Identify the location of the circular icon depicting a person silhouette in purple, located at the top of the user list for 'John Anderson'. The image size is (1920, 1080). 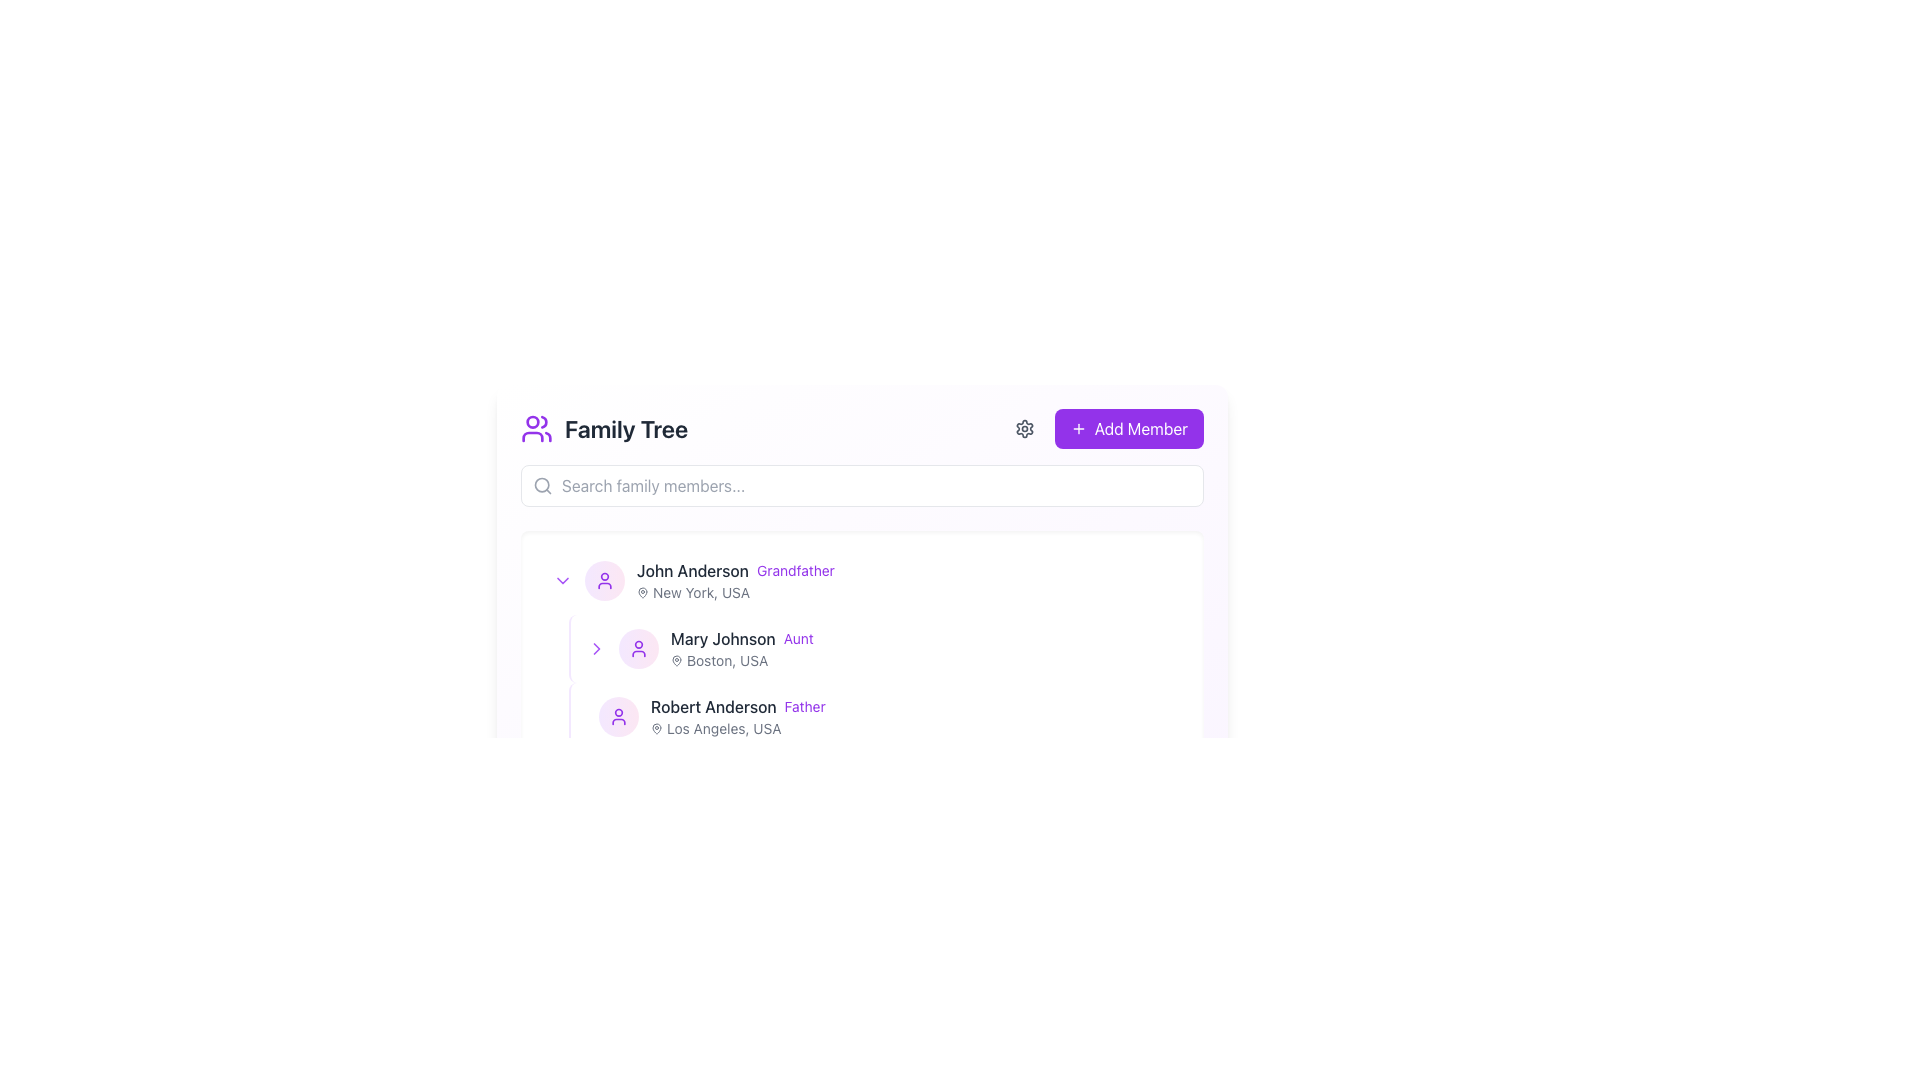
(603, 581).